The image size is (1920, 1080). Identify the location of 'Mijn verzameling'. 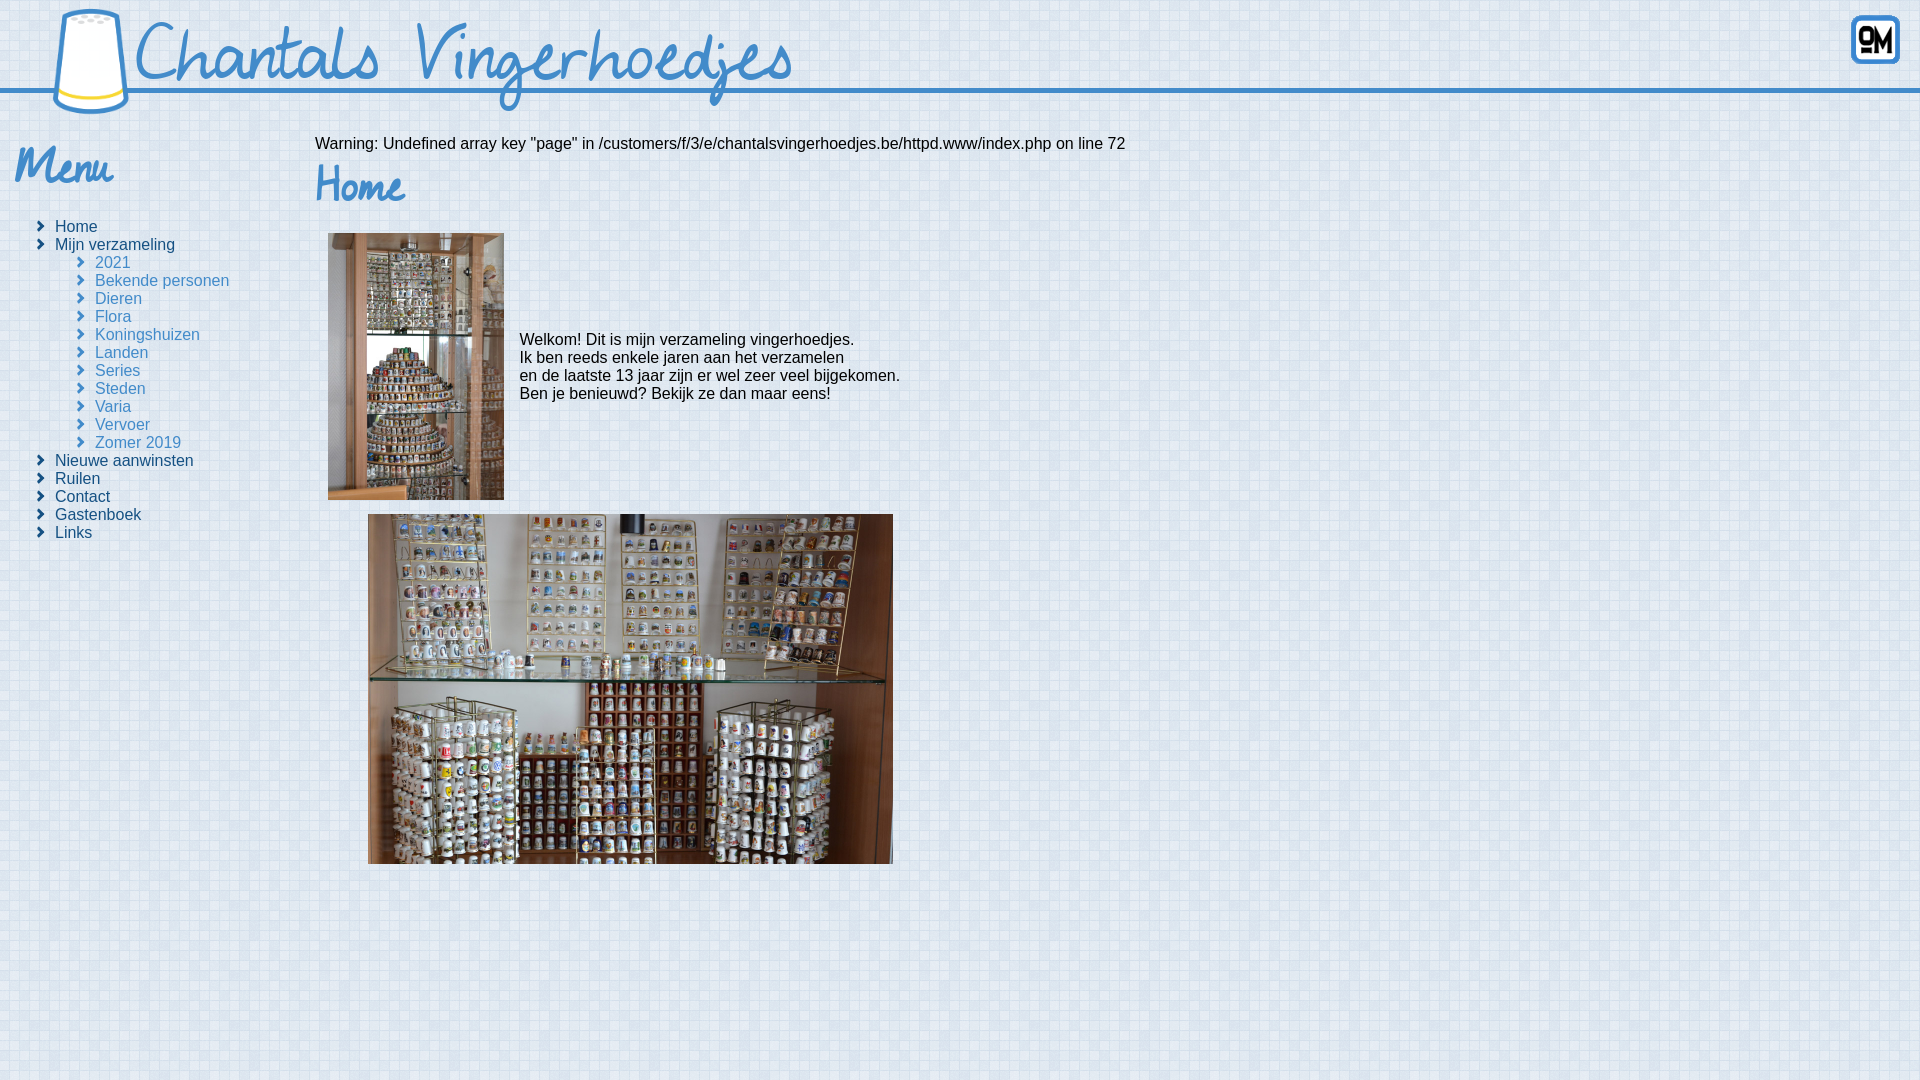
(169, 244).